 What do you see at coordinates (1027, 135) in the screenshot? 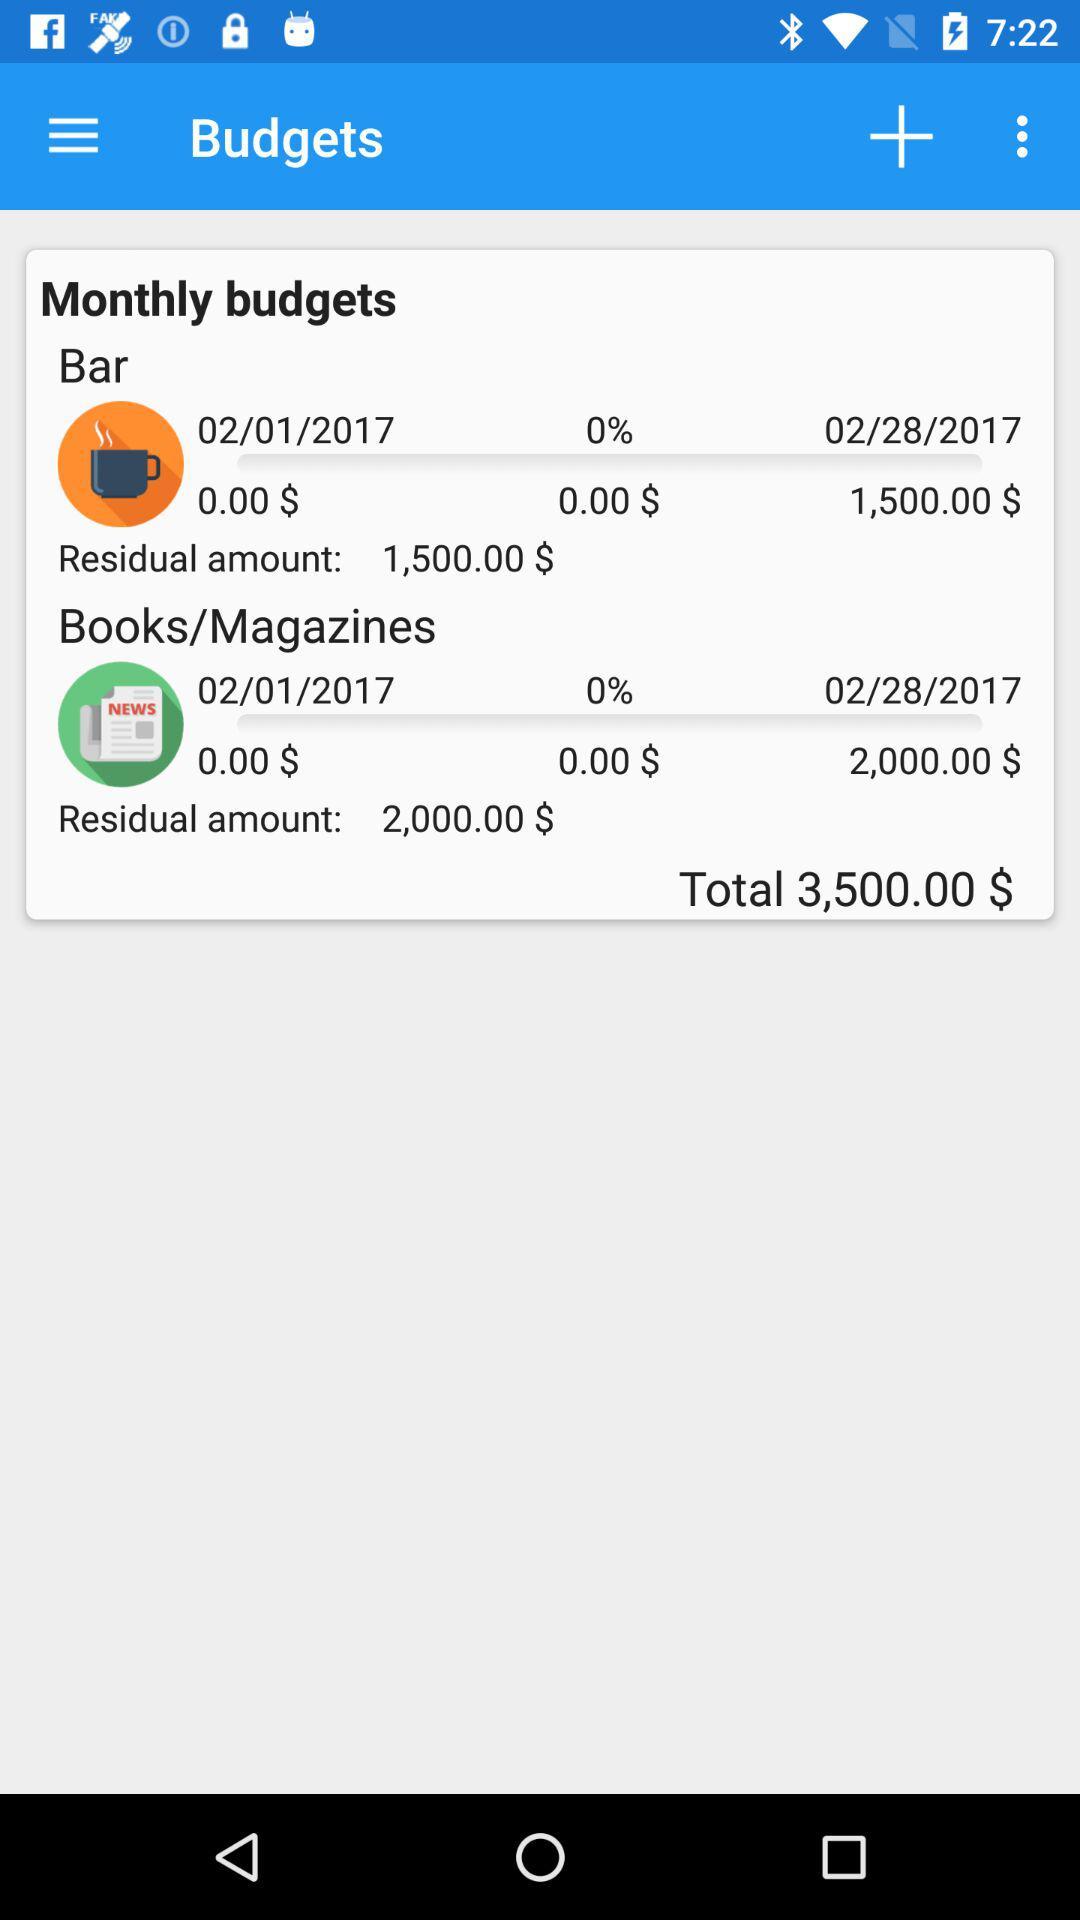
I see `icon above the 02/28/2017 item` at bounding box center [1027, 135].